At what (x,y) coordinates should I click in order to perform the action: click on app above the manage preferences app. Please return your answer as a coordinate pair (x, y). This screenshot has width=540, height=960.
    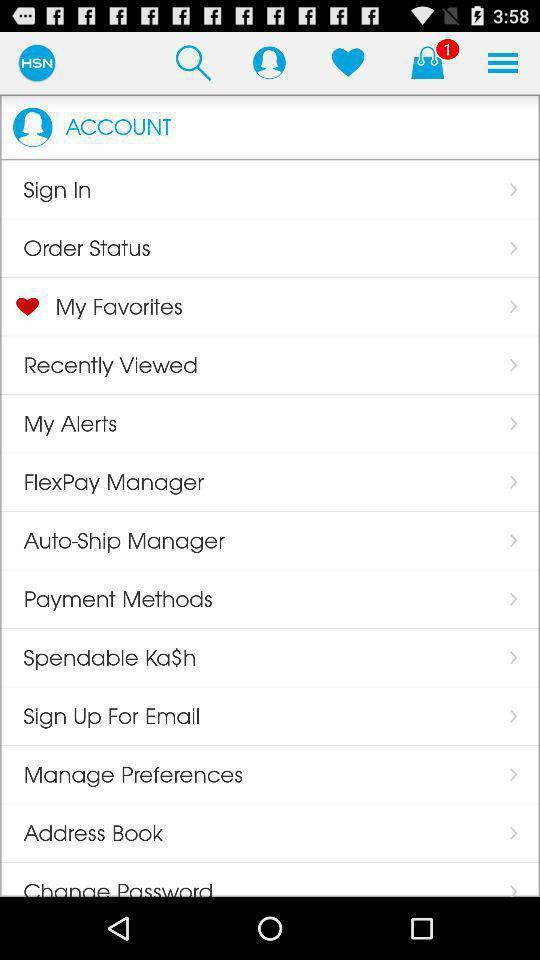
    Looking at the image, I should click on (269, 62).